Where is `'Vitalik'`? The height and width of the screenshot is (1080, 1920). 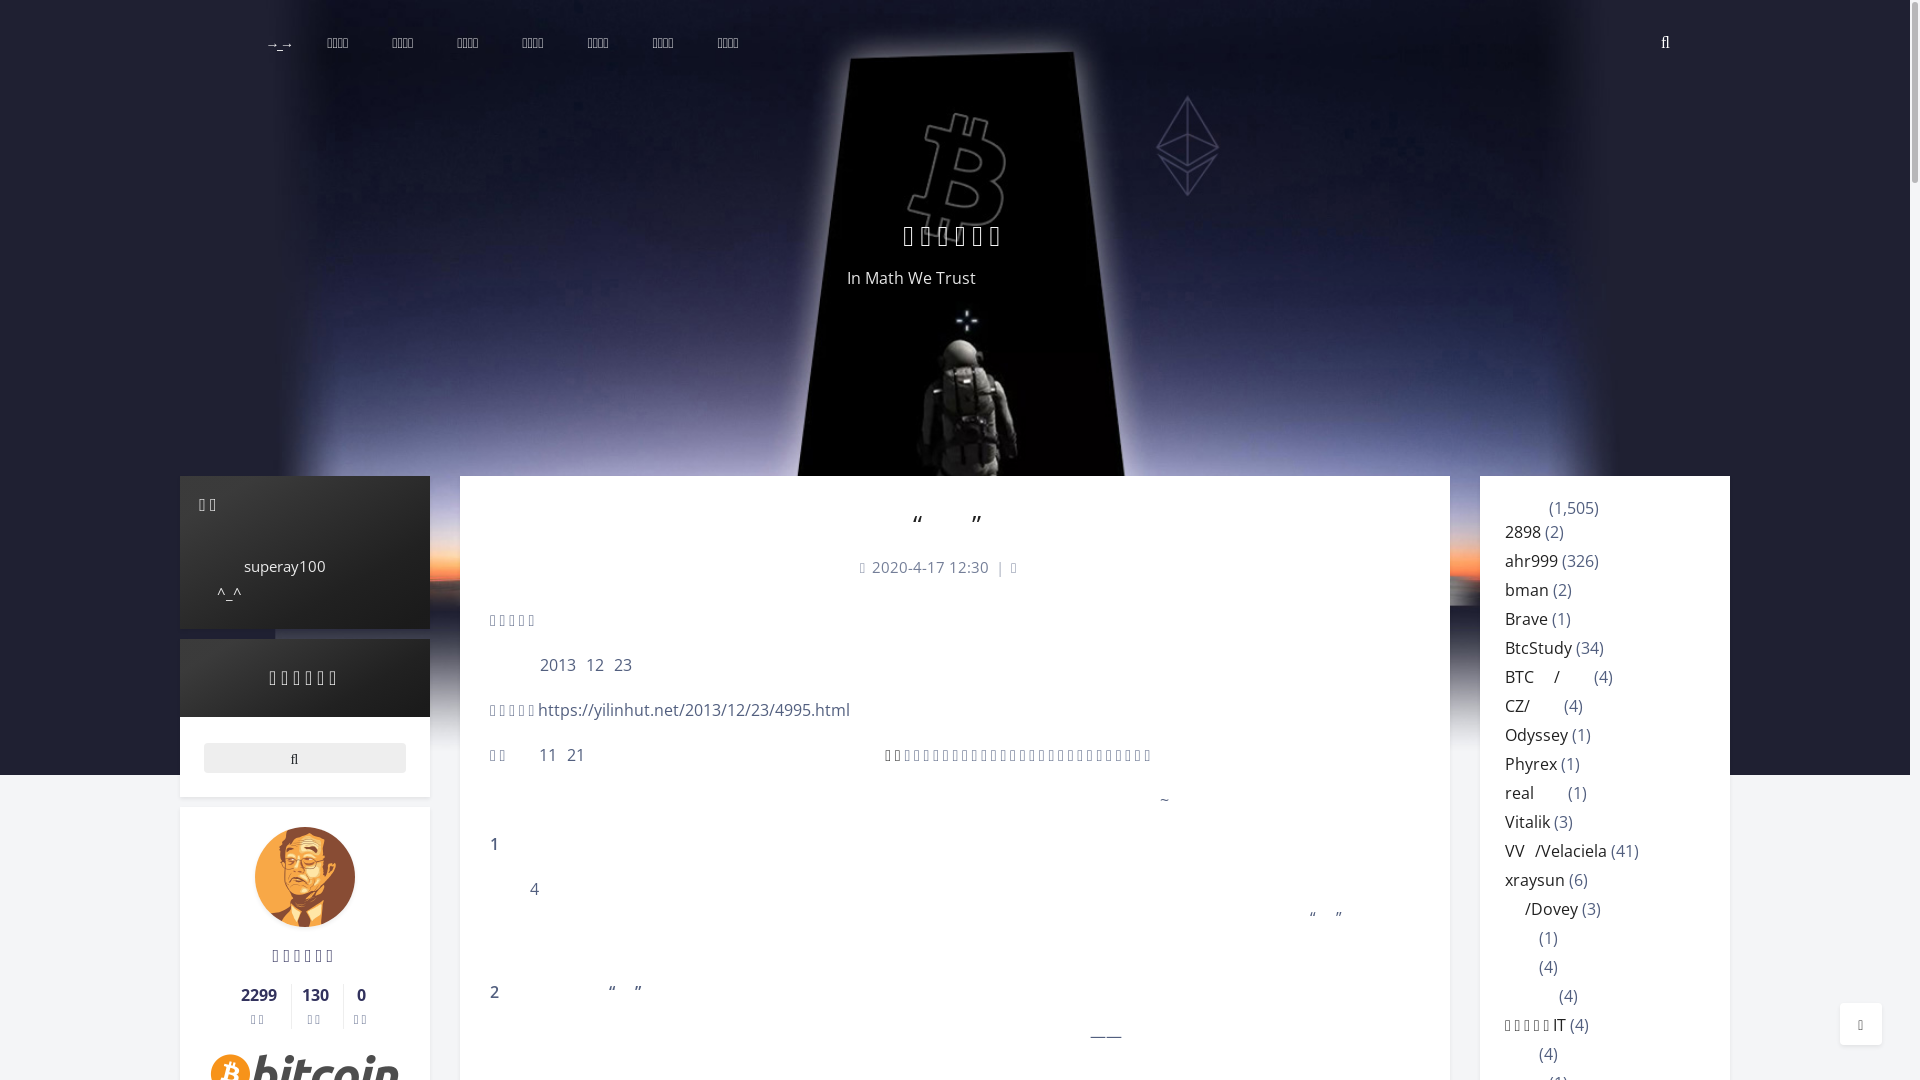 'Vitalik' is located at coordinates (1526, 821).